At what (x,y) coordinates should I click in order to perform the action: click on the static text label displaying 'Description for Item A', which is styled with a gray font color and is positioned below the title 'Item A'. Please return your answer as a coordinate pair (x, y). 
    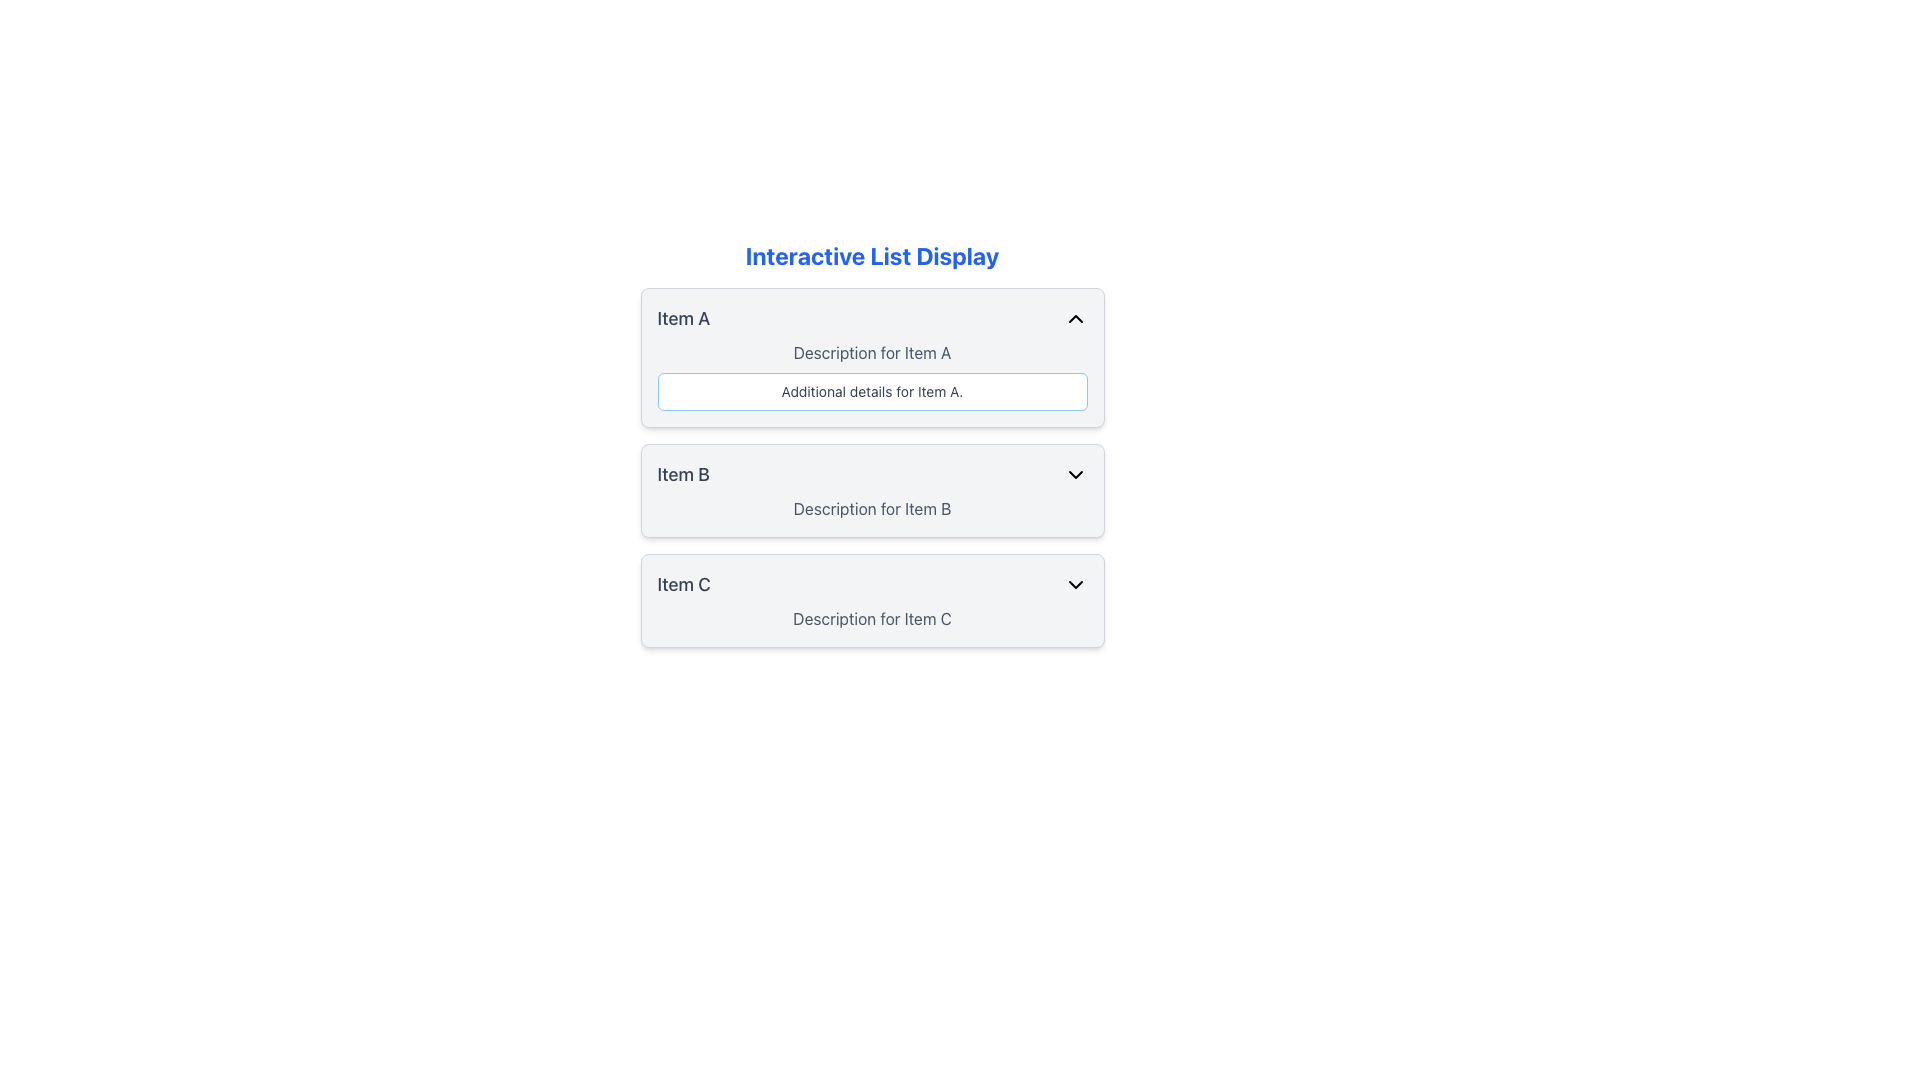
    Looking at the image, I should click on (872, 352).